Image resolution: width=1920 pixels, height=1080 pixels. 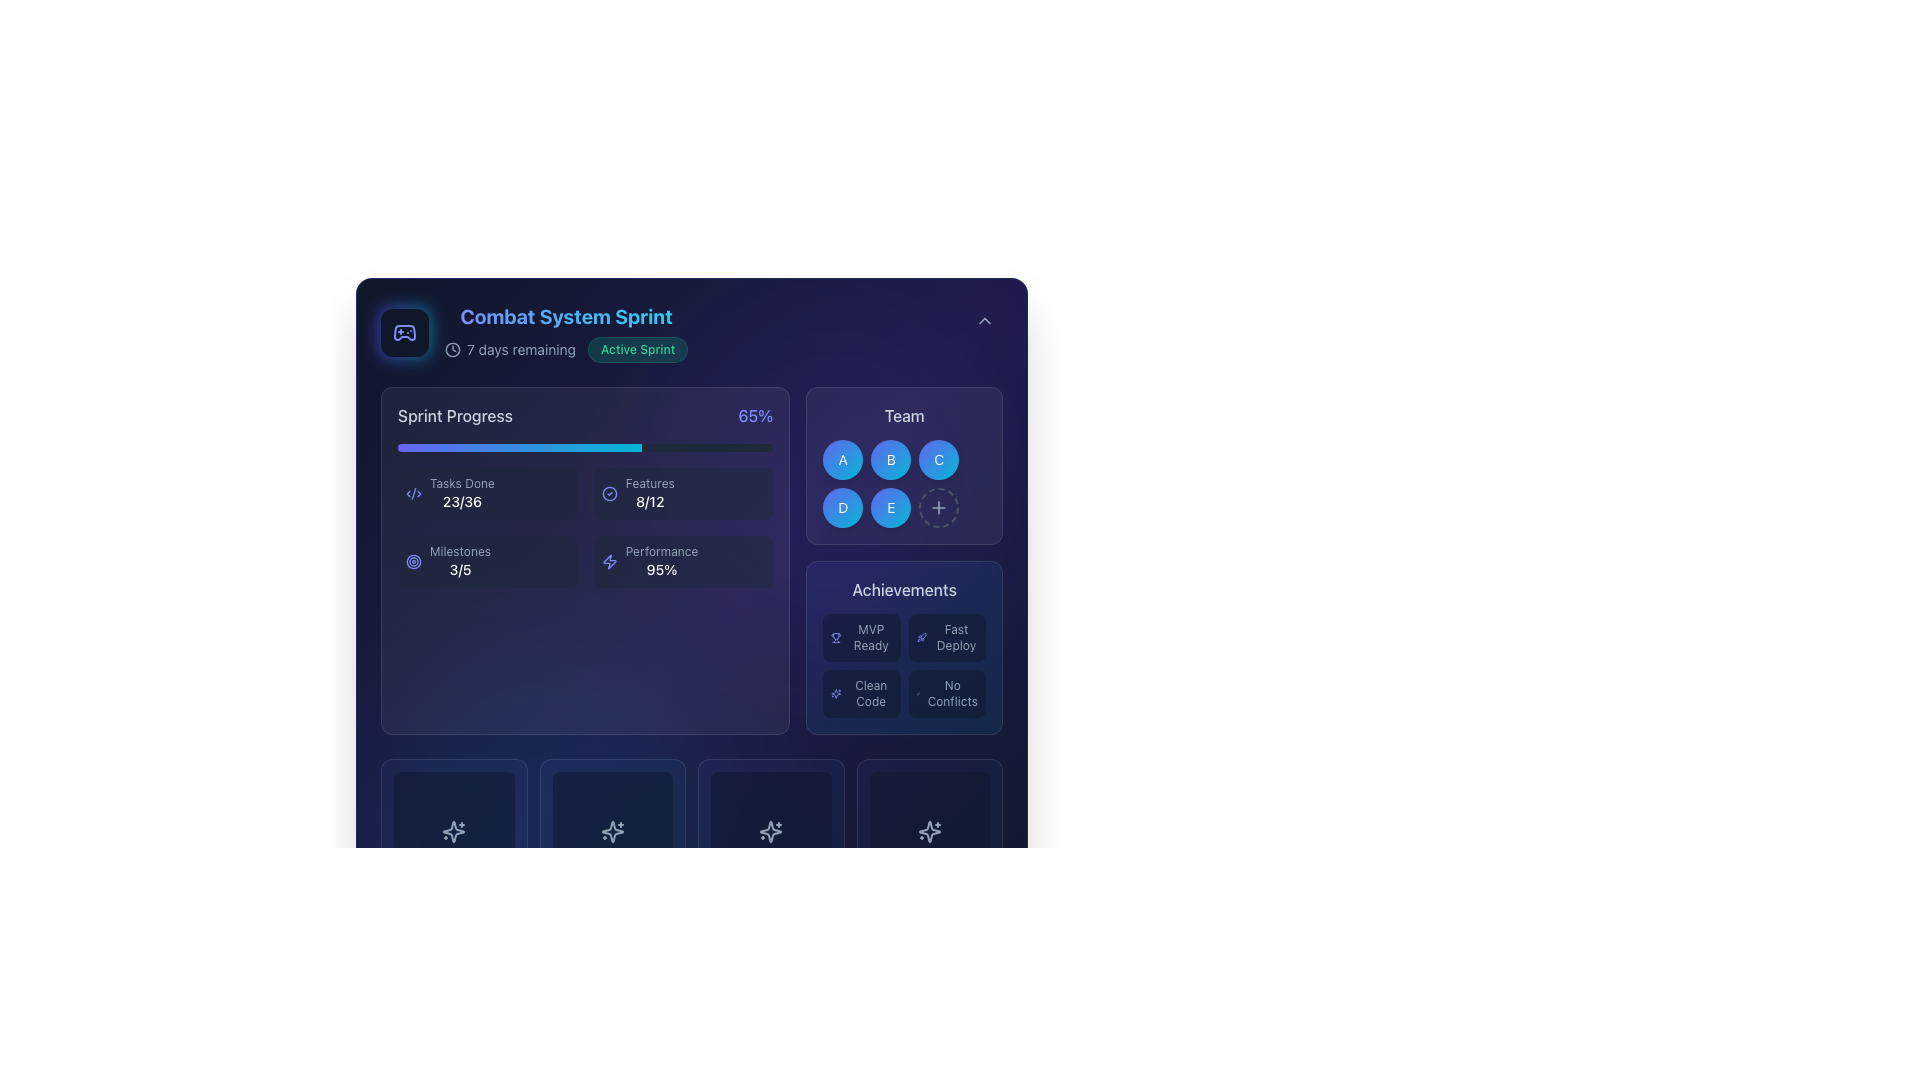 I want to click on the green status badge labeled 'Active Sprint' in the composite text element indicating '7 days remaining' for further actions if enabled, so click(x=565, y=349).